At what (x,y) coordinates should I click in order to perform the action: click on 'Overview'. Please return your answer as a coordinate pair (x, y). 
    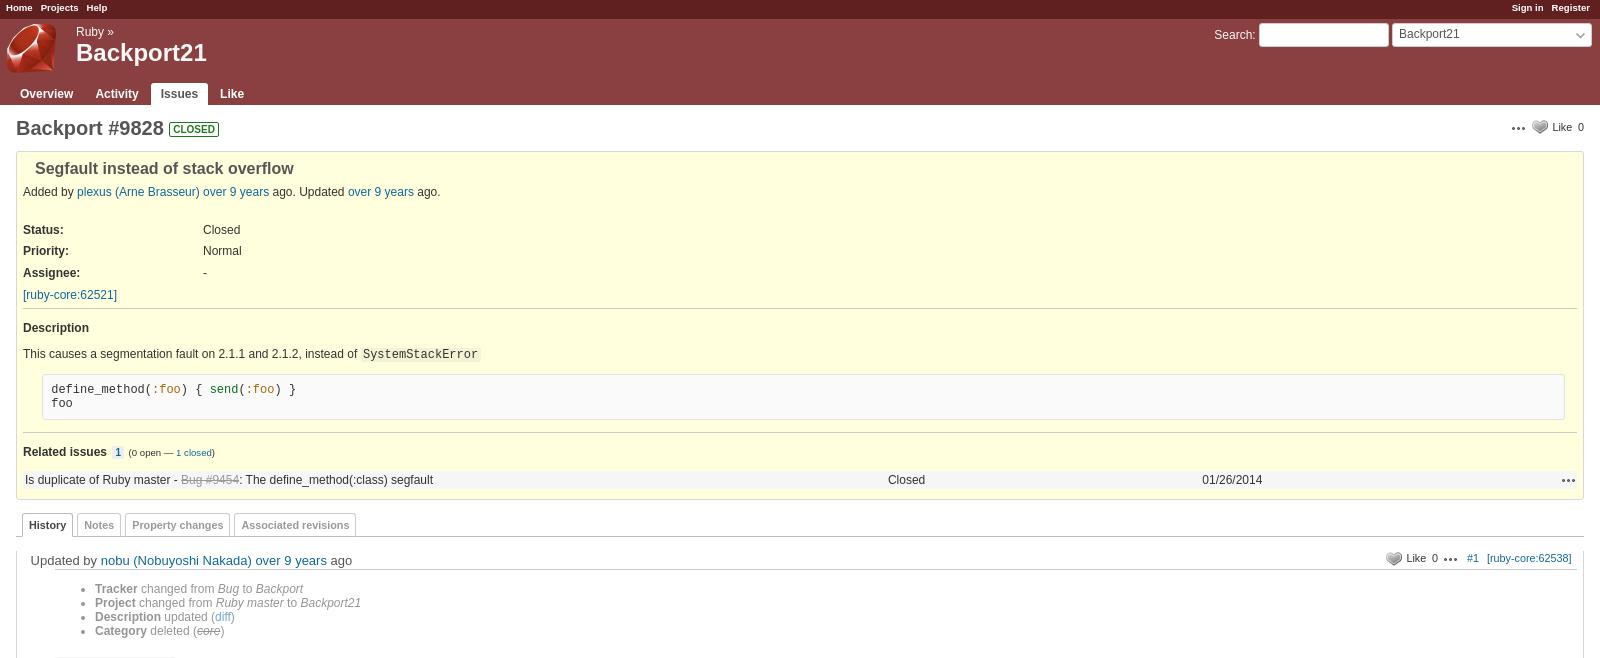
    Looking at the image, I should click on (45, 91).